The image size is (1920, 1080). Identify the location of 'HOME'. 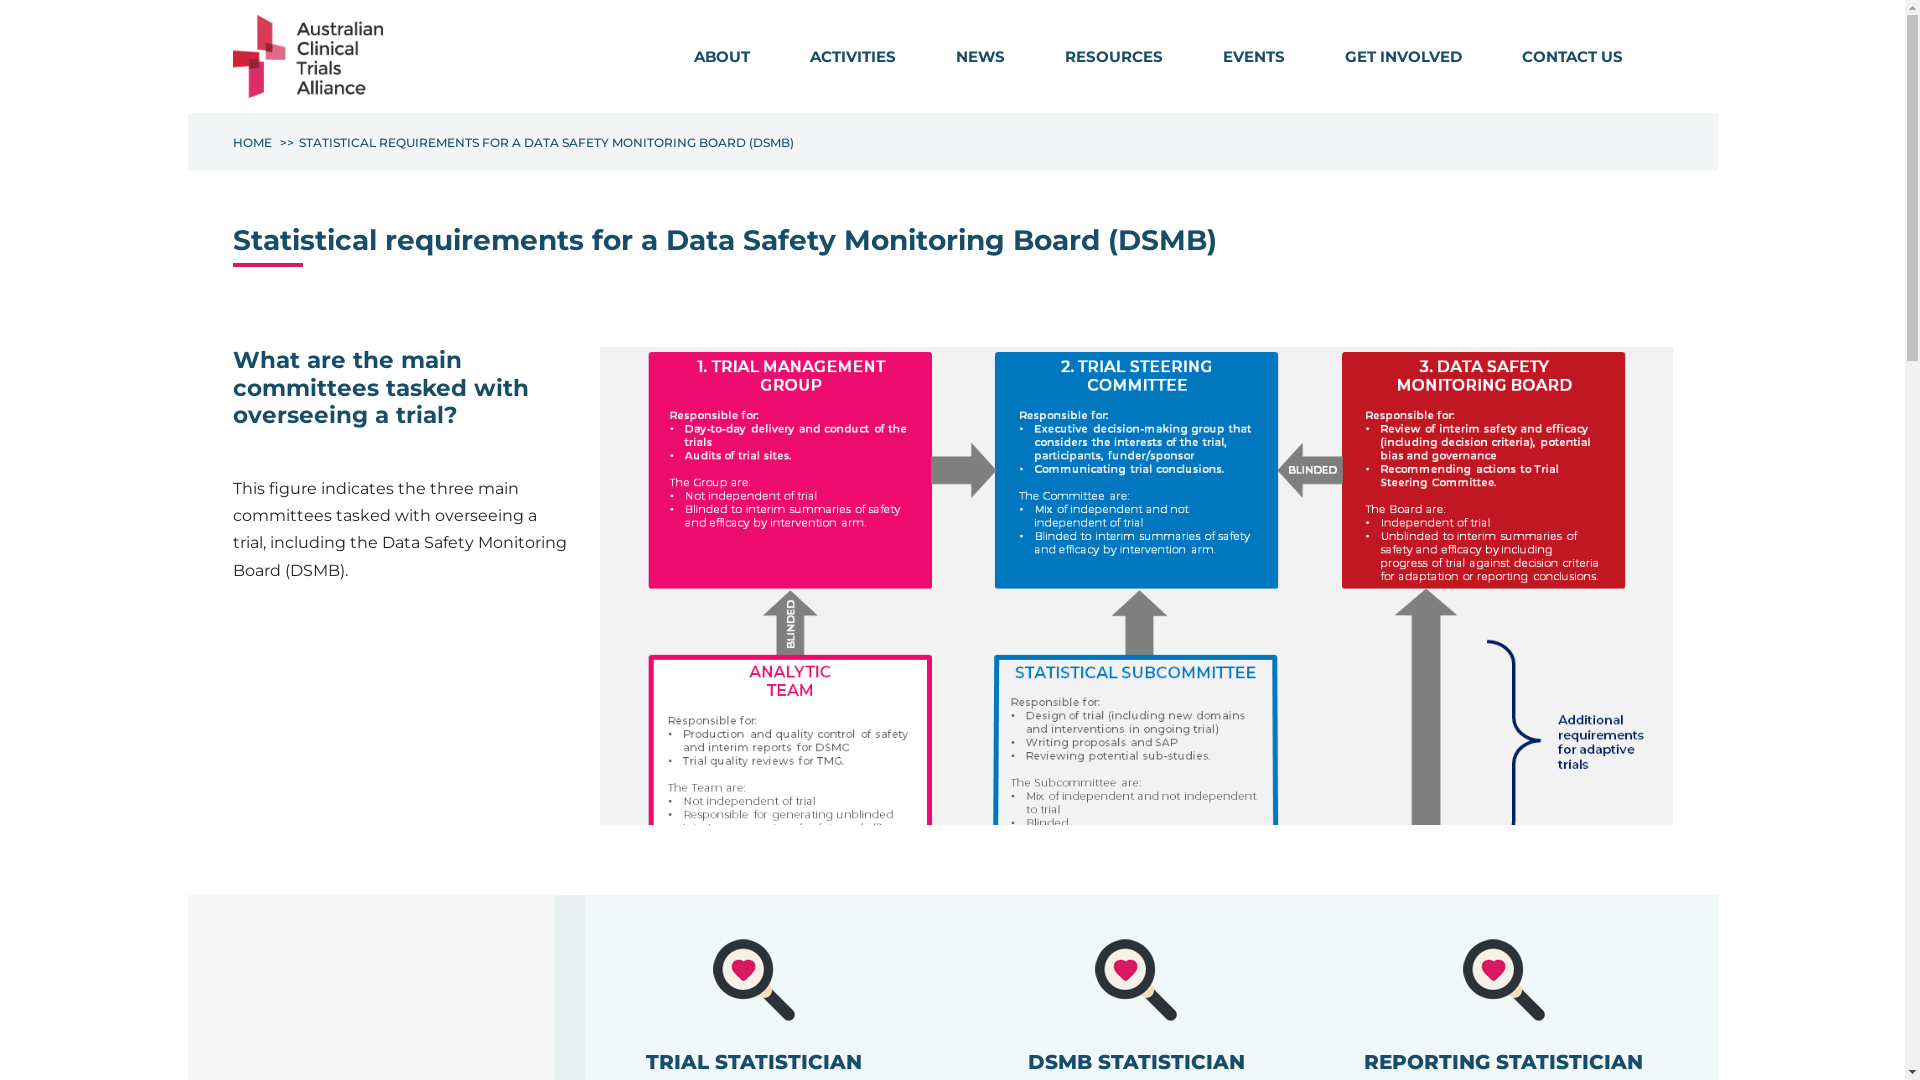
(250, 141).